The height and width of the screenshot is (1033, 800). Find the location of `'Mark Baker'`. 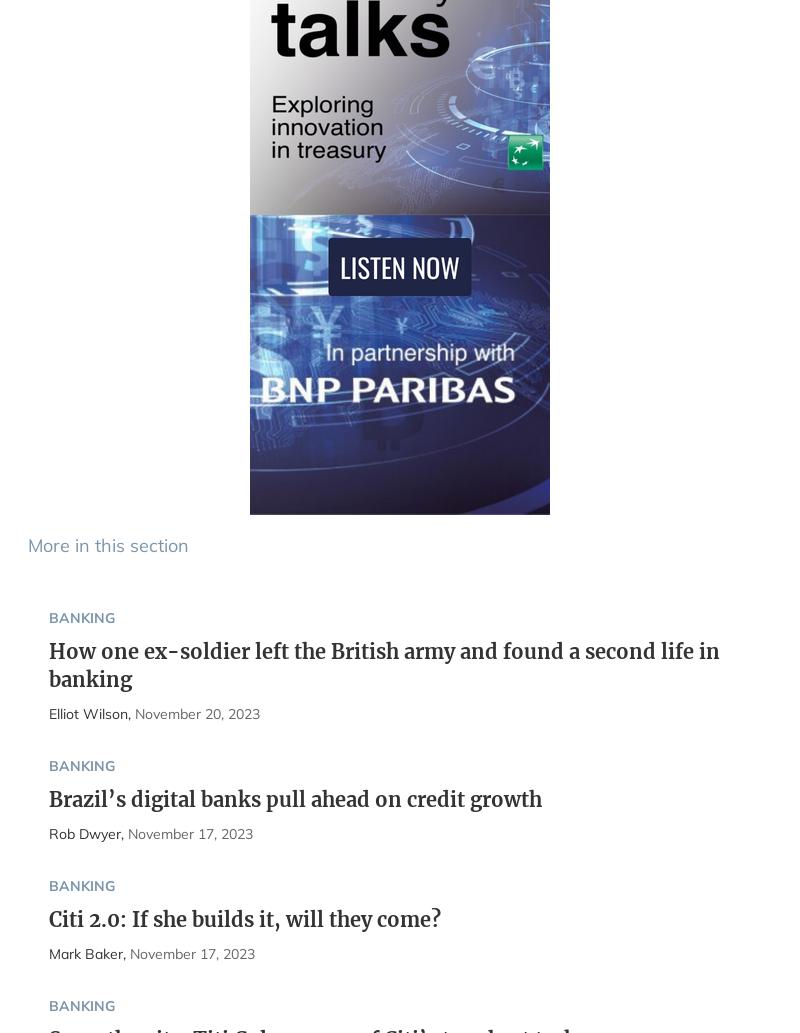

'Mark Baker' is located at coordinates (47, 952).